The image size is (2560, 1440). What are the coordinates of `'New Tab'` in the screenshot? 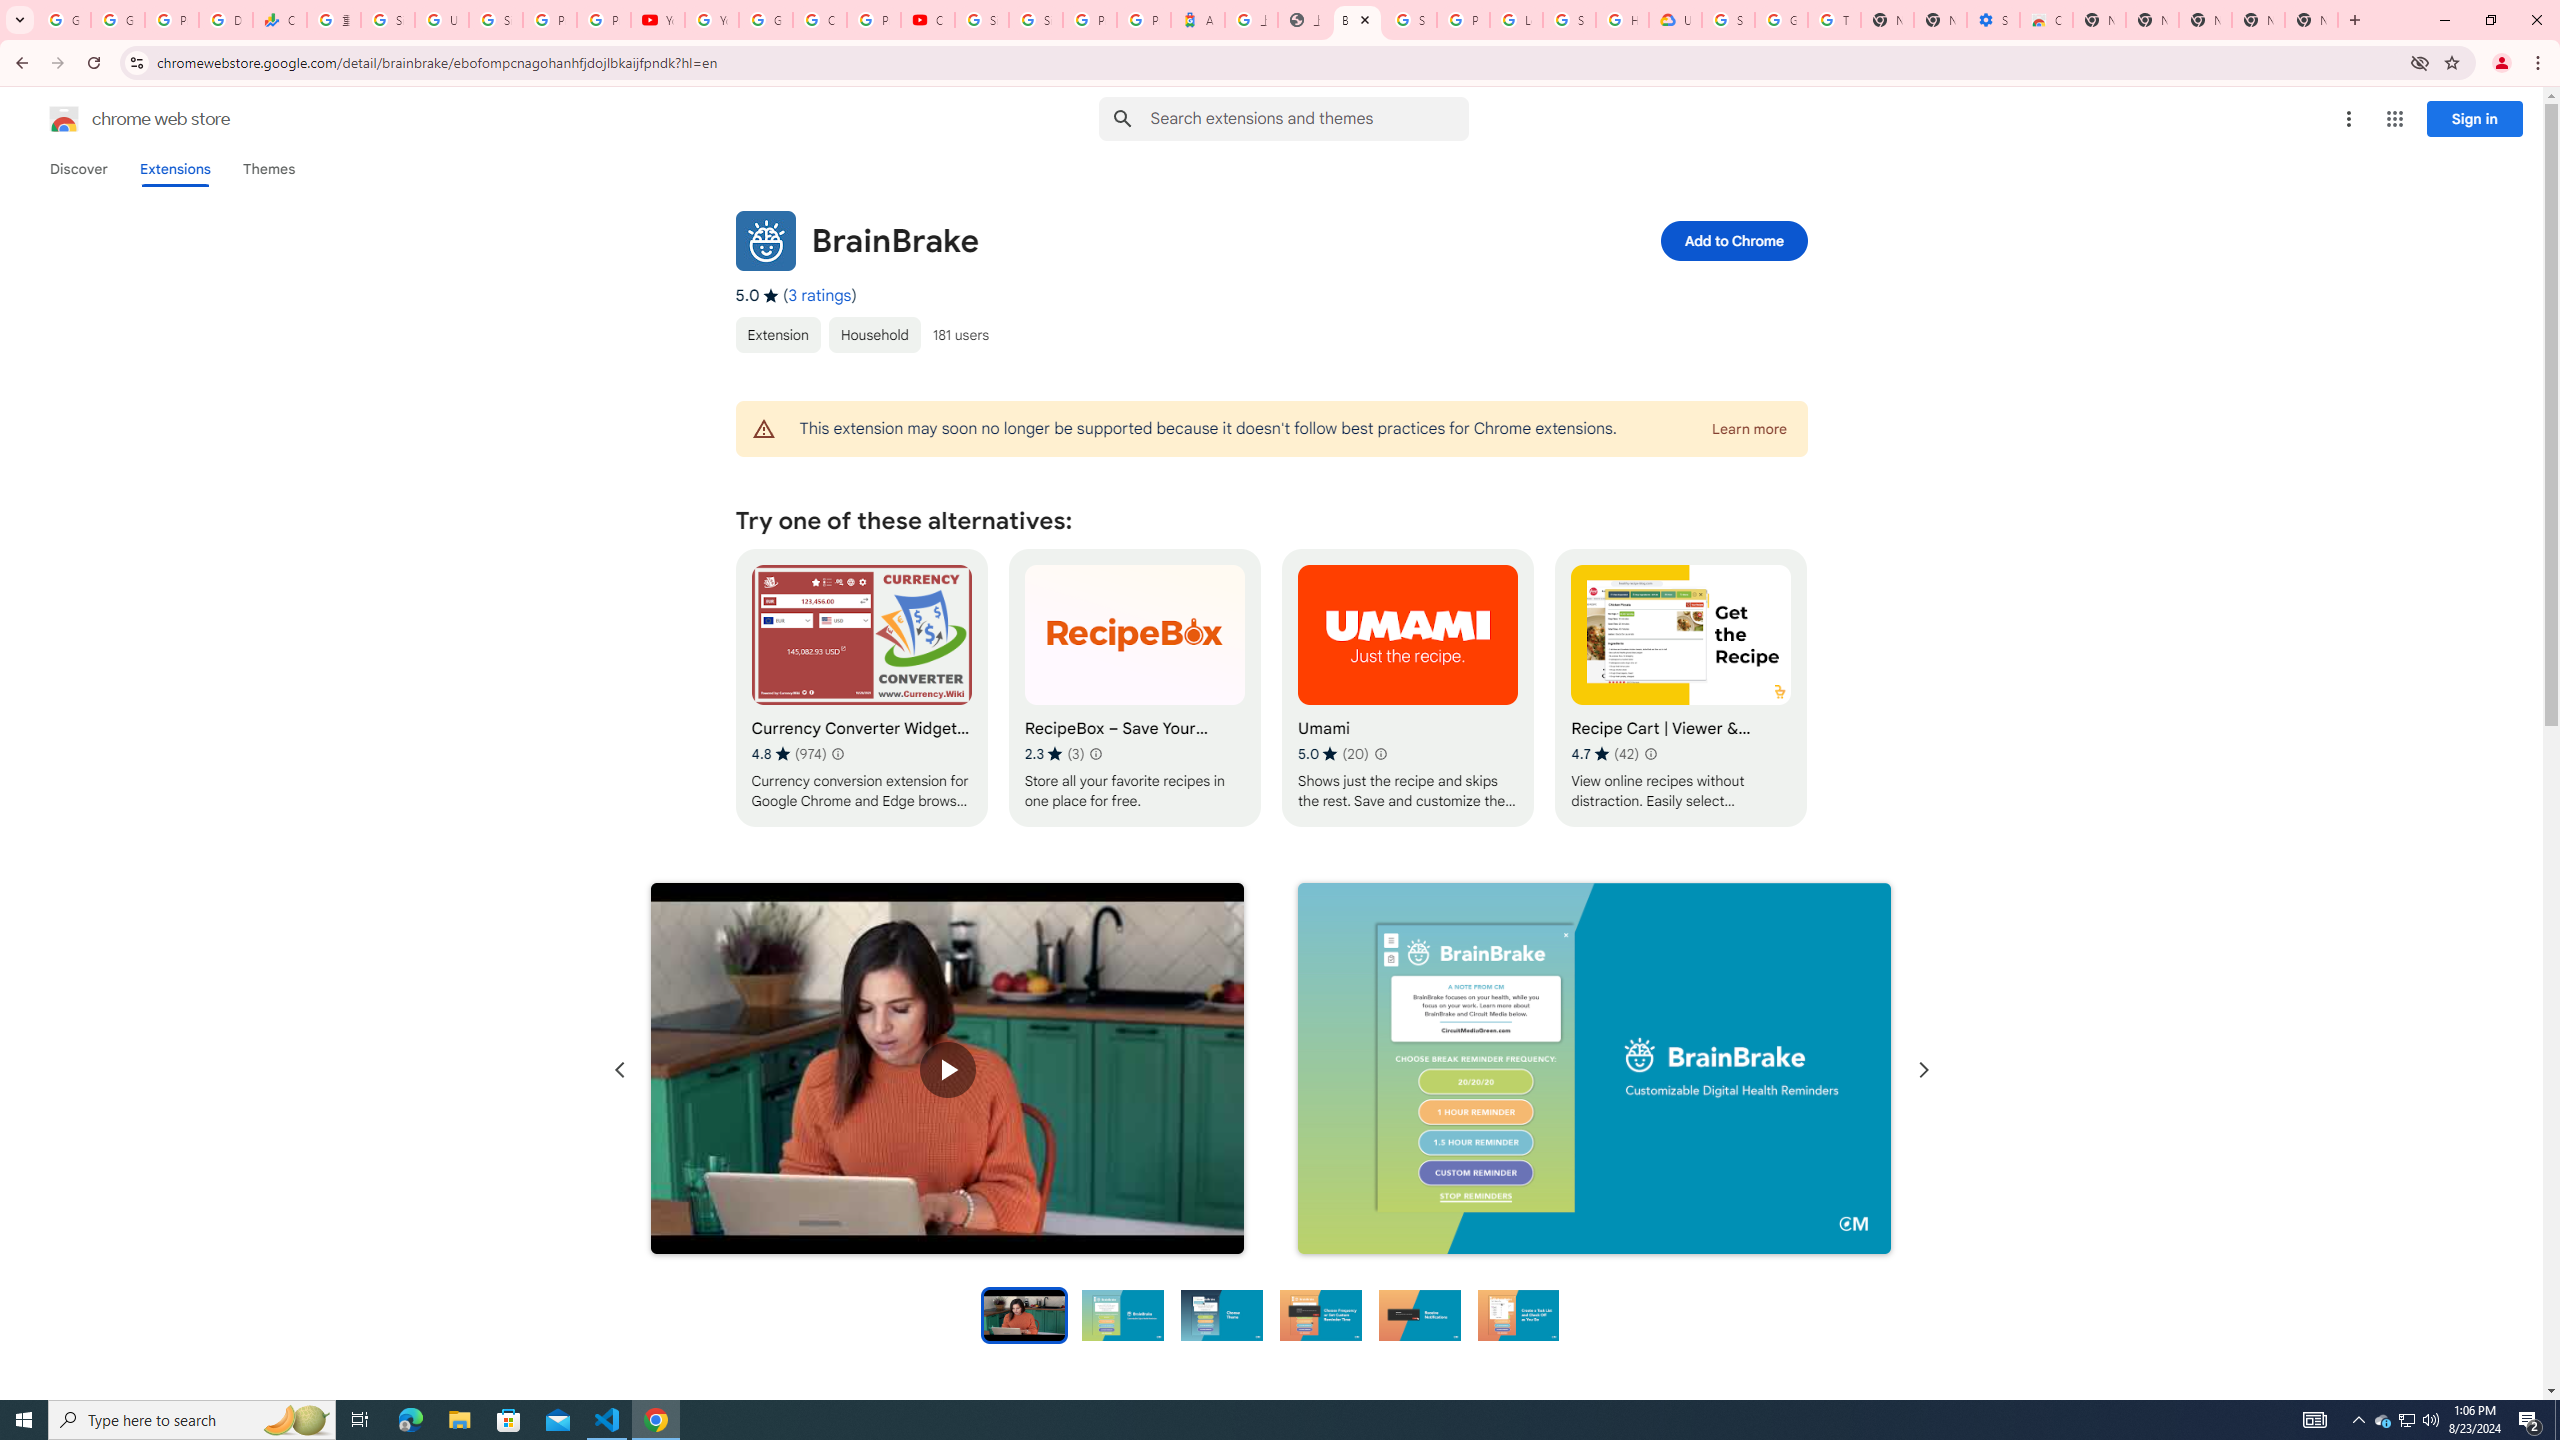 It's located at (2311, 19).